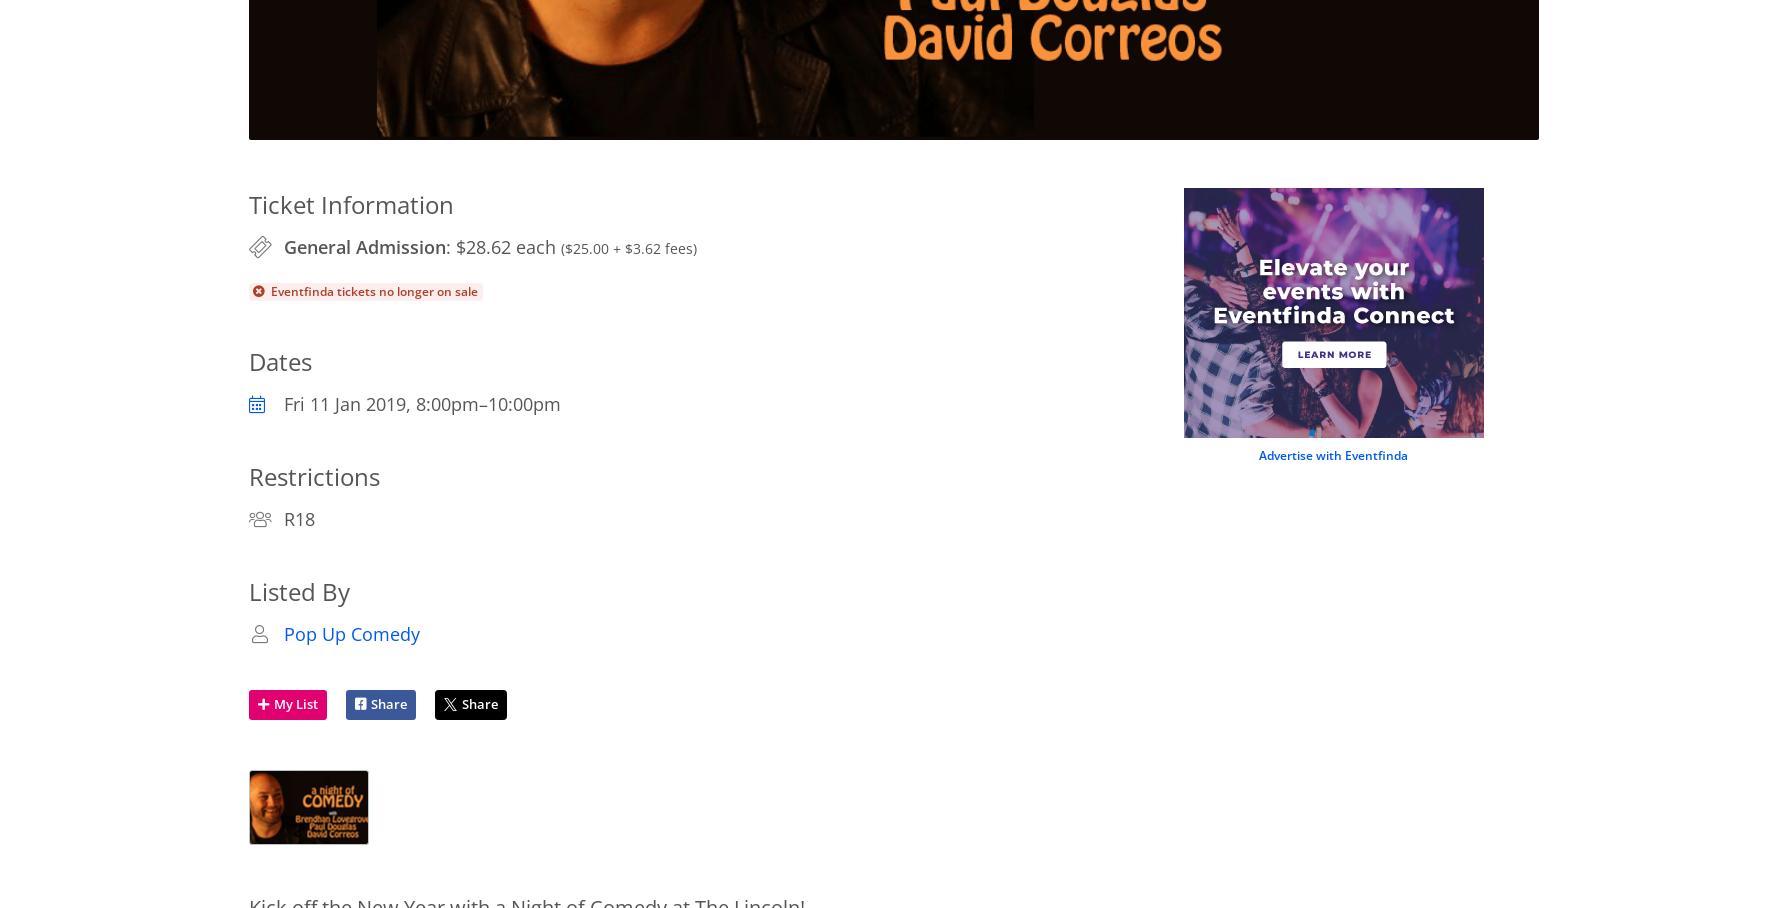  I want to click on 'Restrictions', so click(312, 475).